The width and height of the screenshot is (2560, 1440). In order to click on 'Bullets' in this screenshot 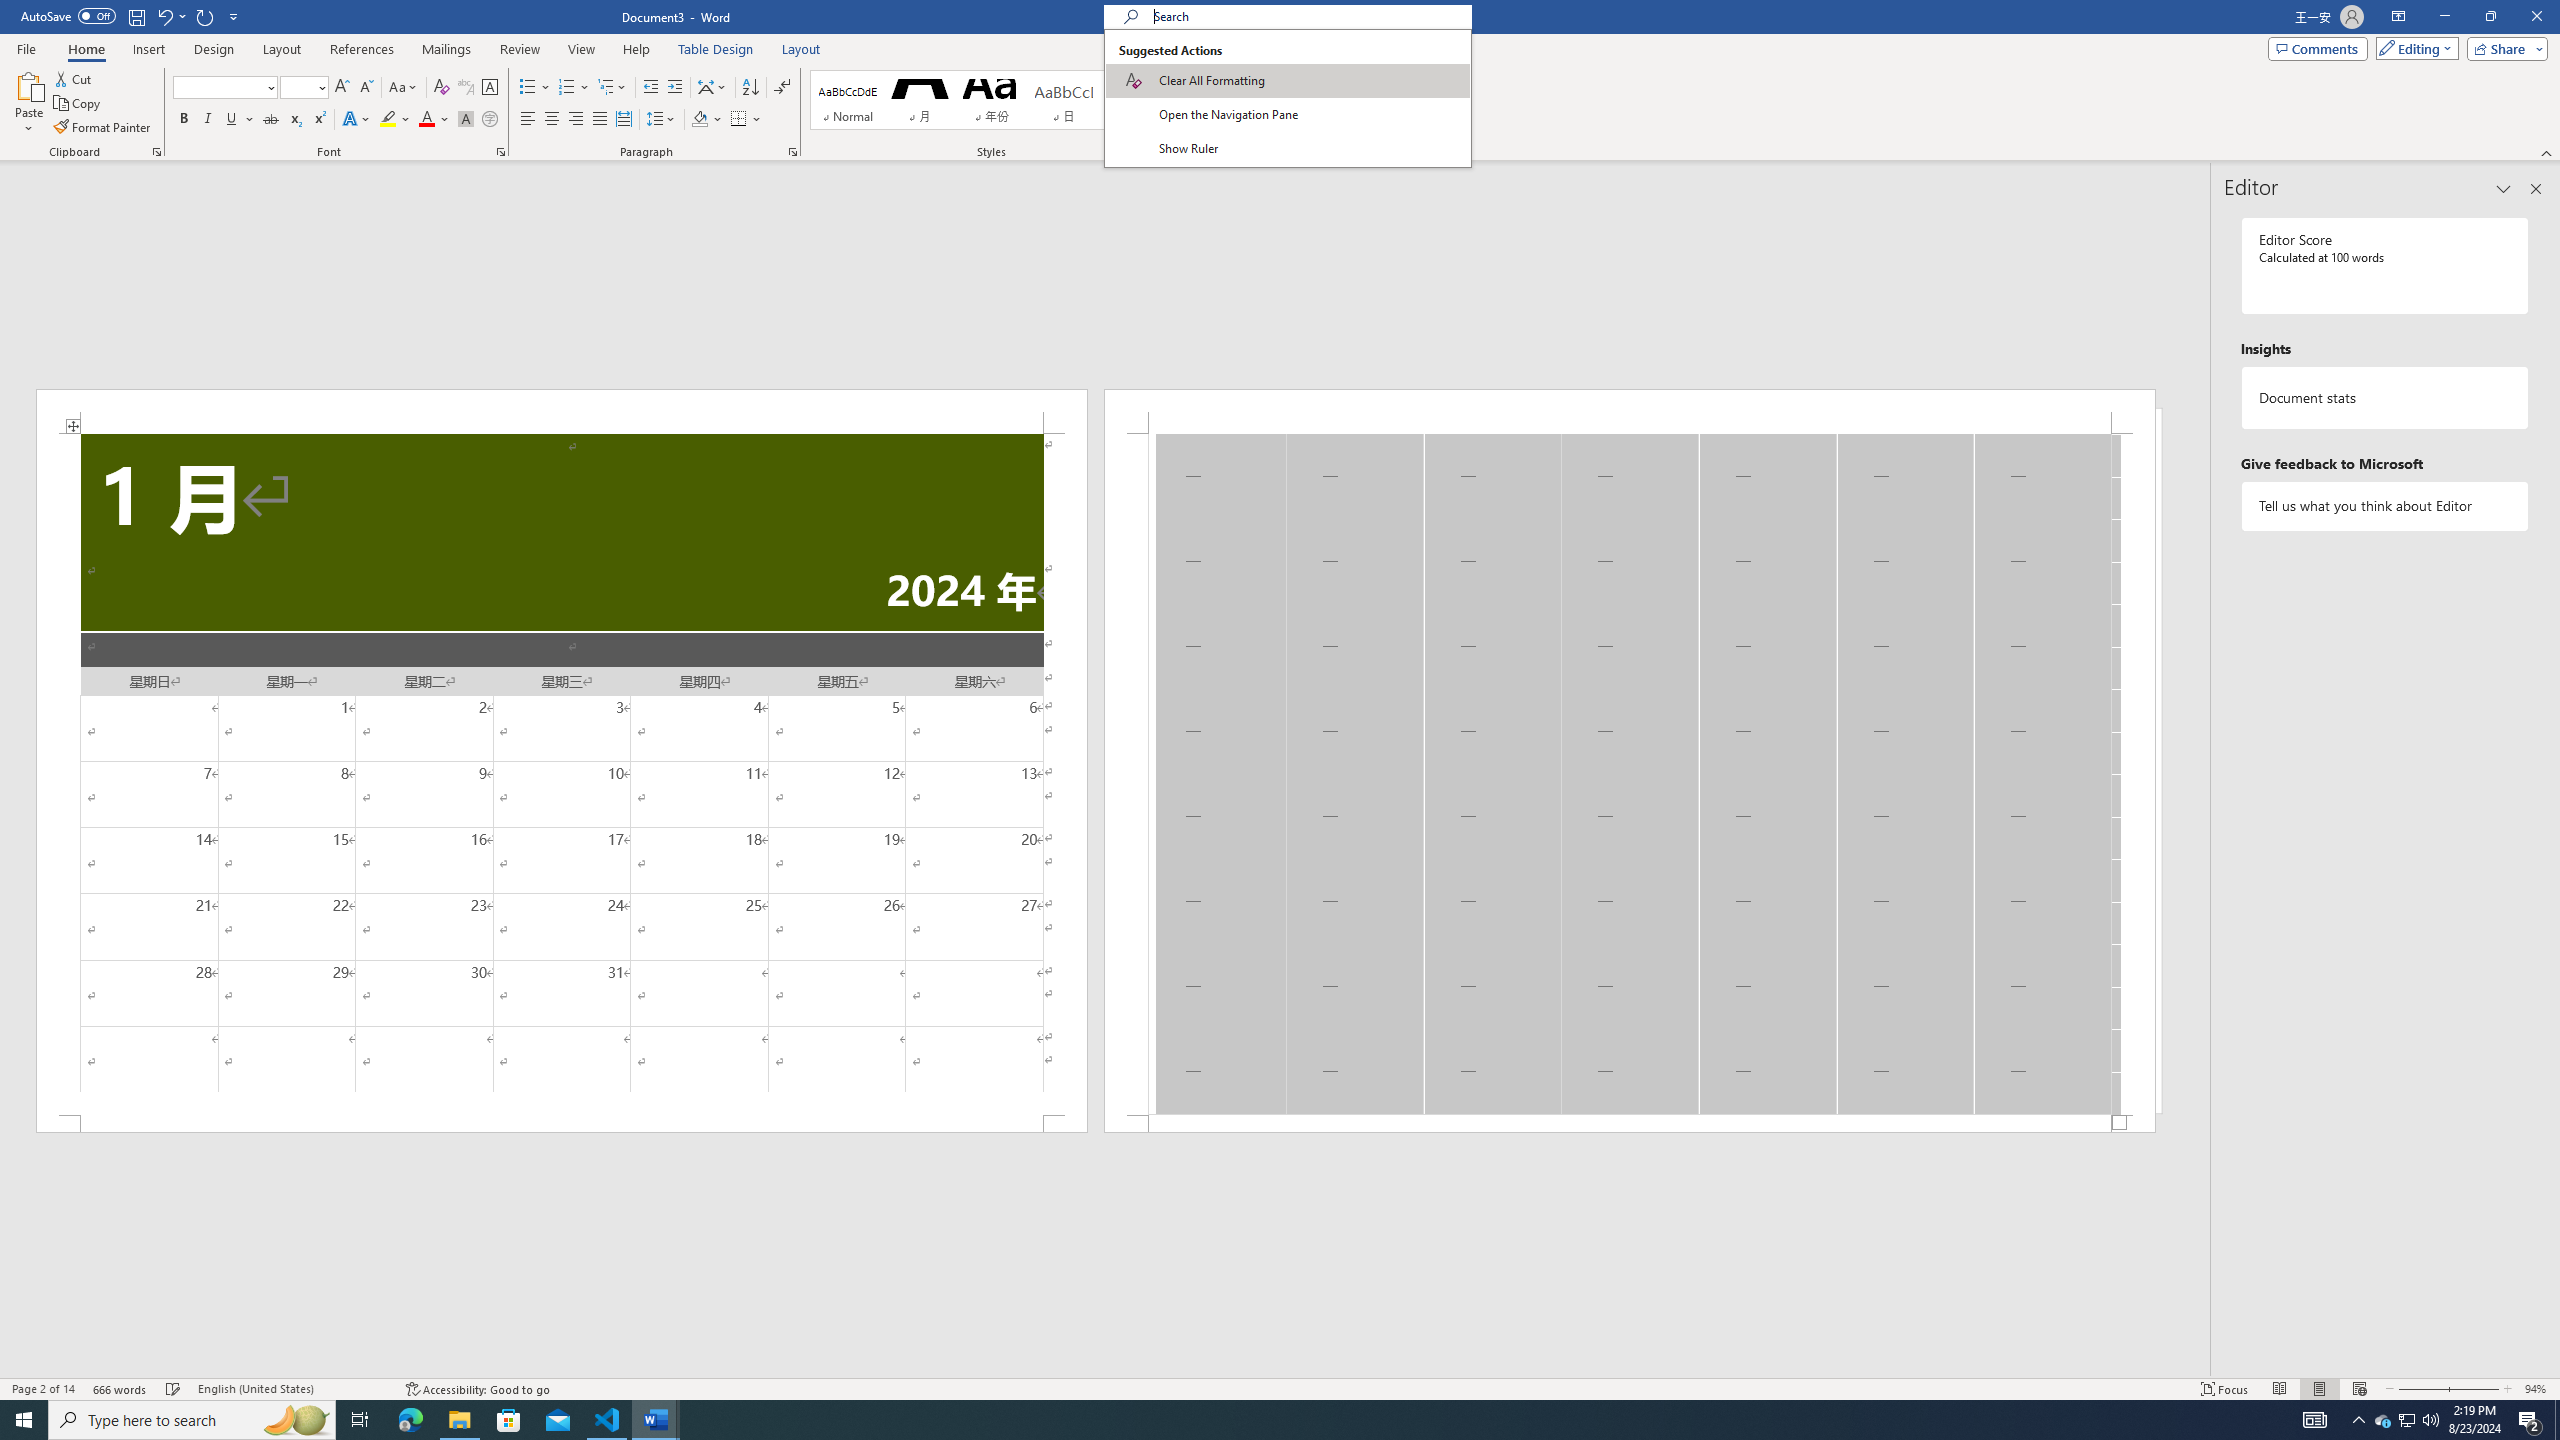, I will do `click(534, 87)`.